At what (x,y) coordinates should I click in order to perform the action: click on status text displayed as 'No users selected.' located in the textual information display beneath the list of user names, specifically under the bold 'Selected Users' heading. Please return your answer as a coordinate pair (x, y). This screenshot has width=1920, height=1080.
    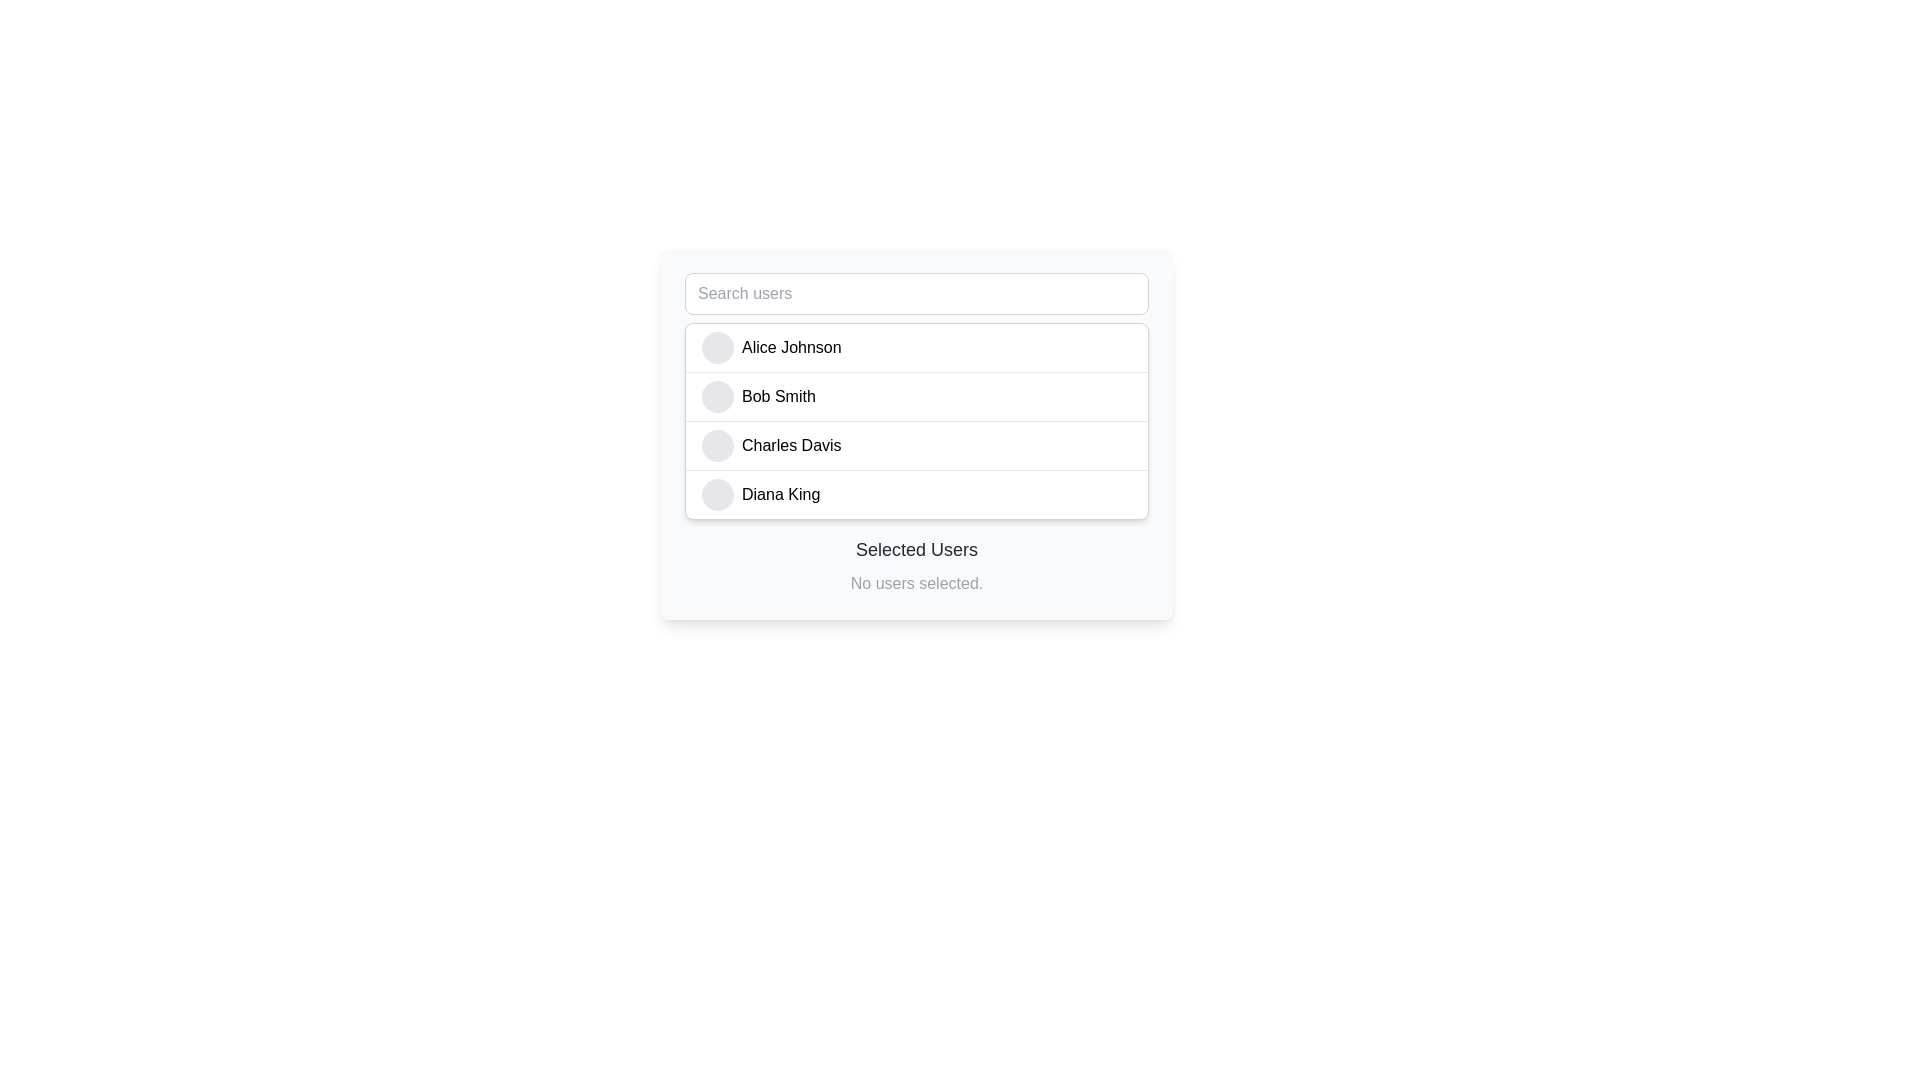
    Looking at the image, I should click on (915, 566).